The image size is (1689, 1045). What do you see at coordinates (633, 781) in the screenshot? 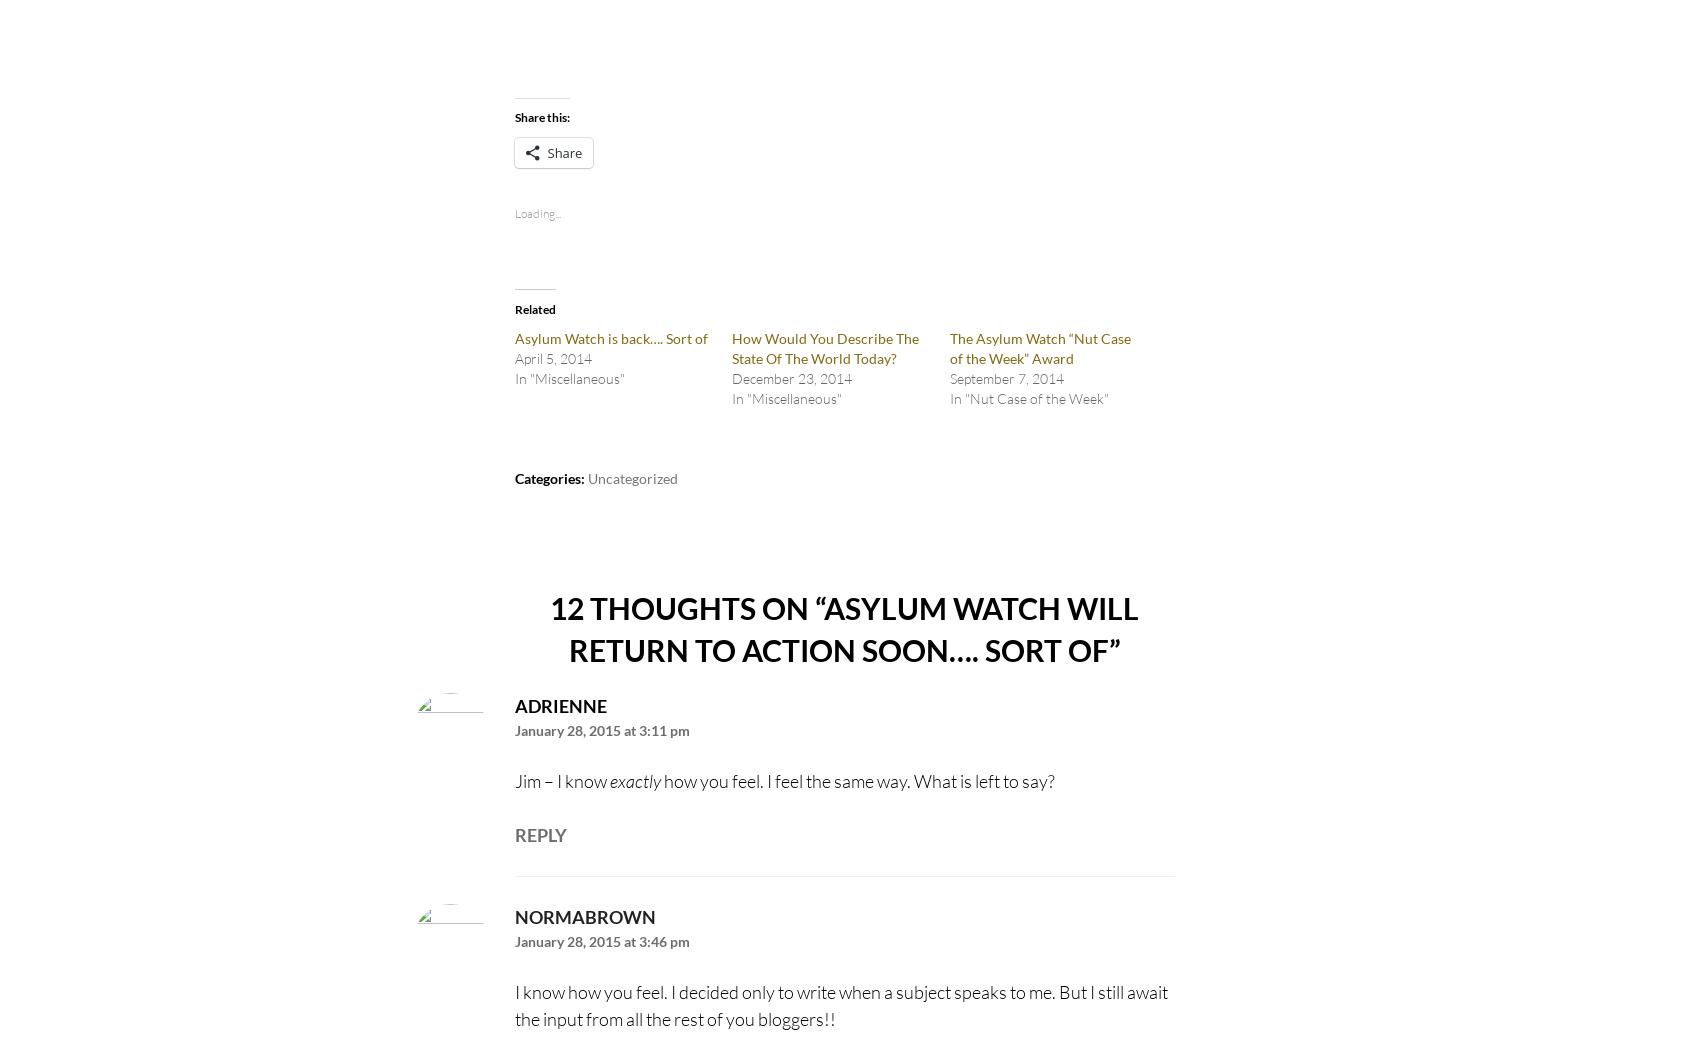
I see `'exactly'` at bounding box center [633, 781].